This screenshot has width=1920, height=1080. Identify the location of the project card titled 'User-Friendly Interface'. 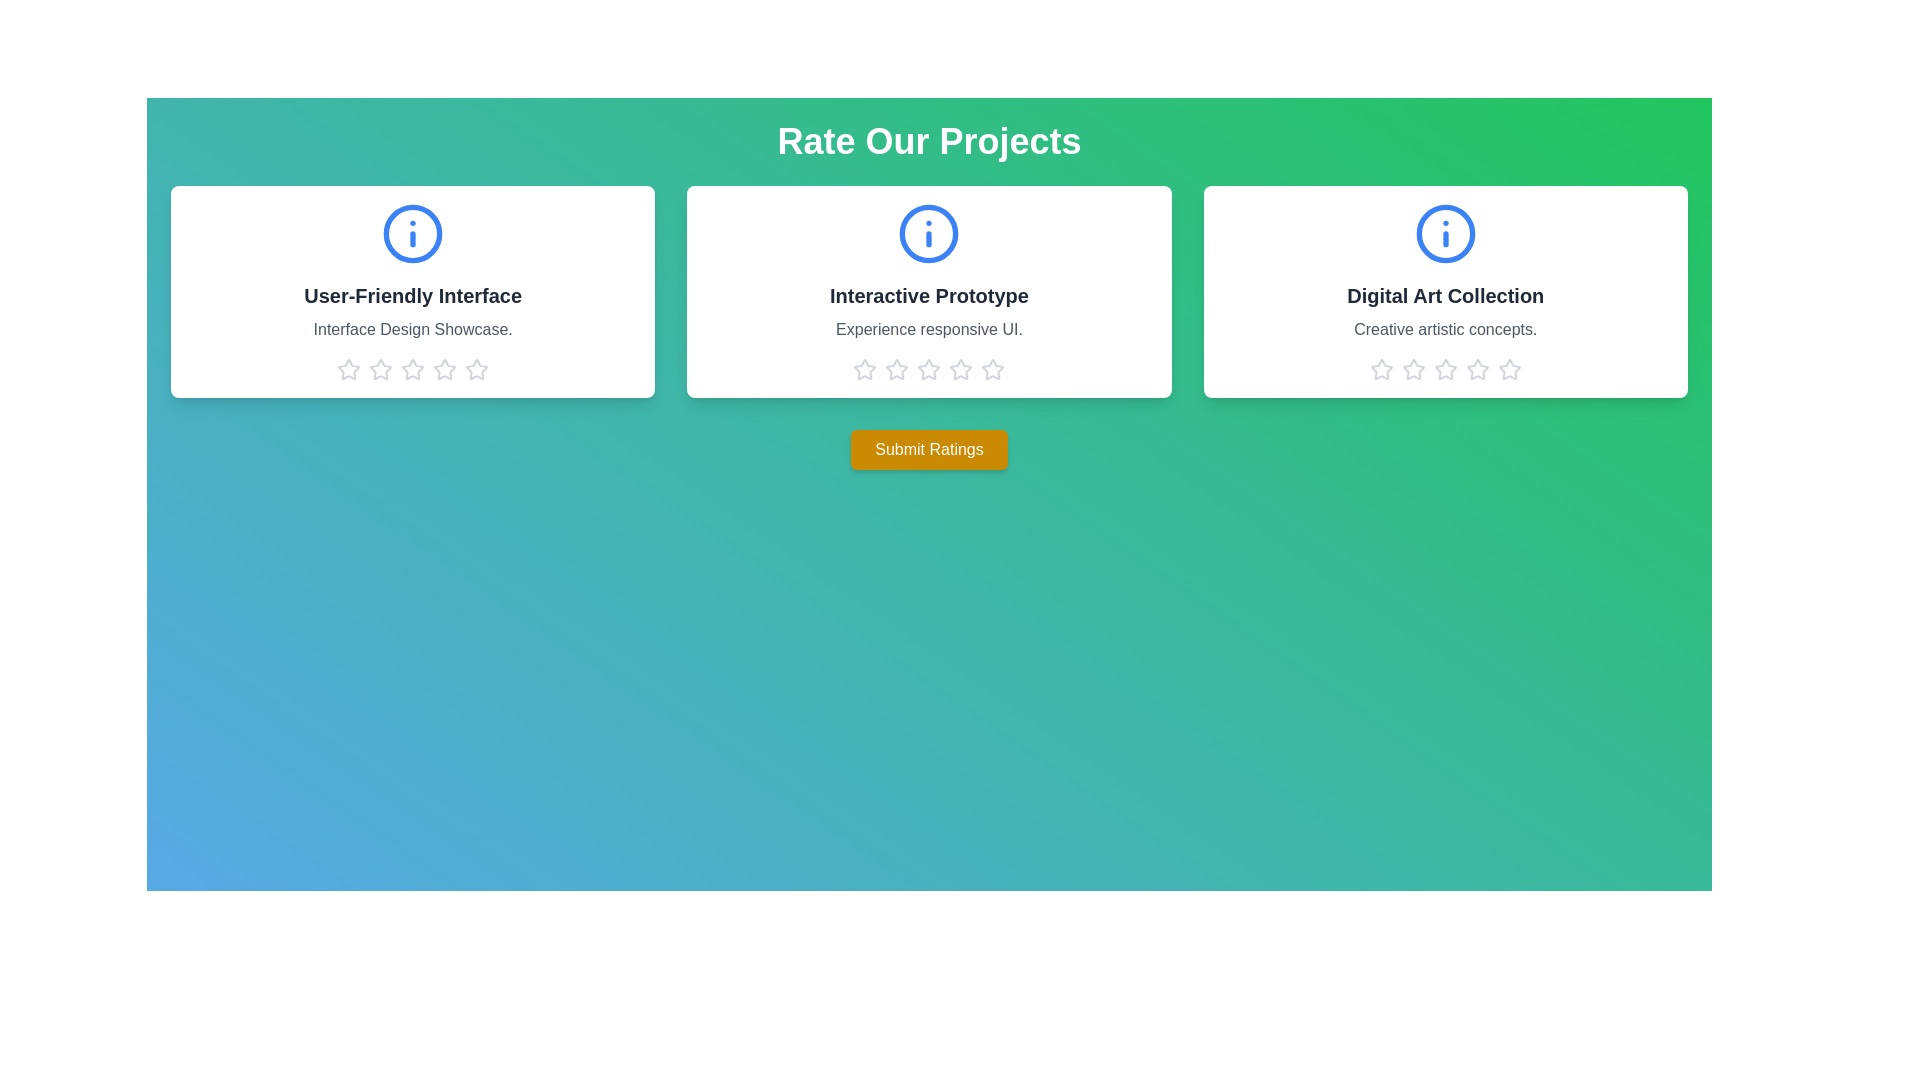
(411, 292).